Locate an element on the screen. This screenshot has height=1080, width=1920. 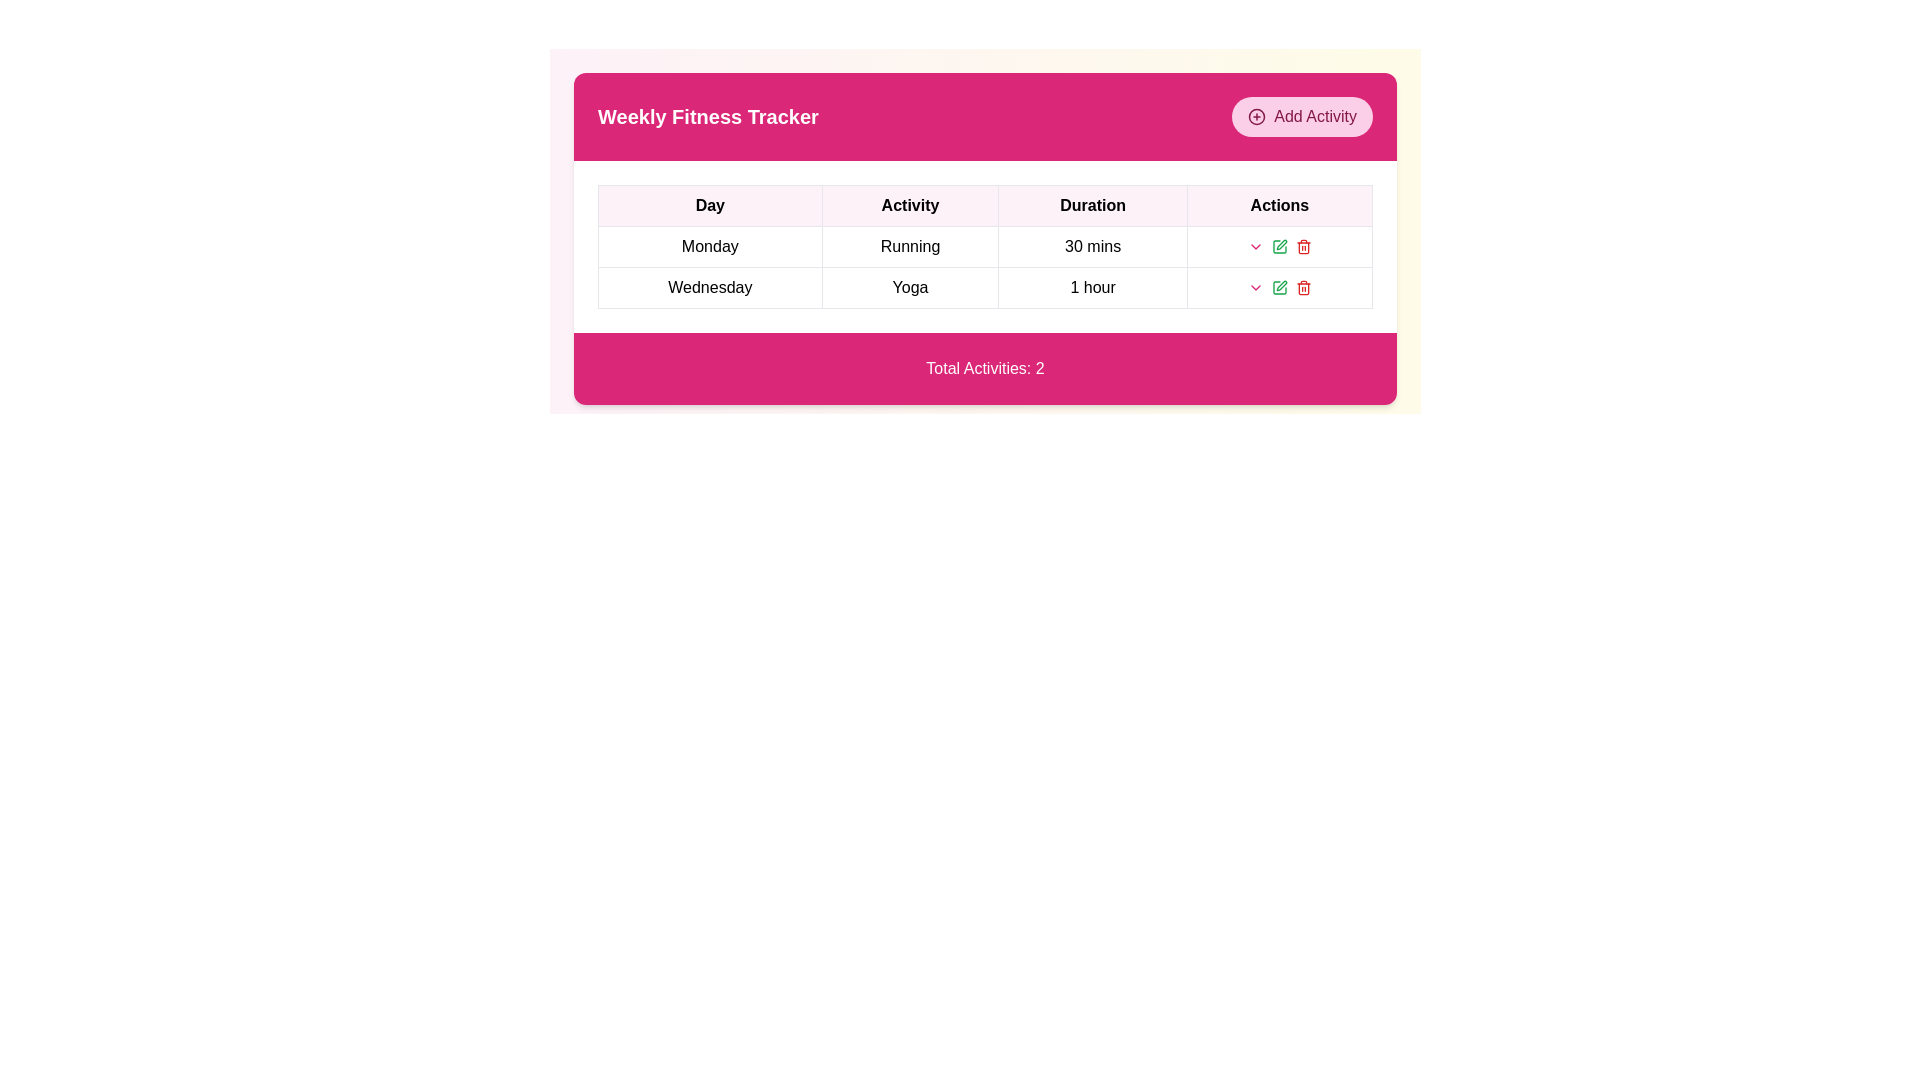
the first interactive icon in the 'Actions' column of the table row corresponding to the 'Yoga' activity is located at coordinates (1254, 245).